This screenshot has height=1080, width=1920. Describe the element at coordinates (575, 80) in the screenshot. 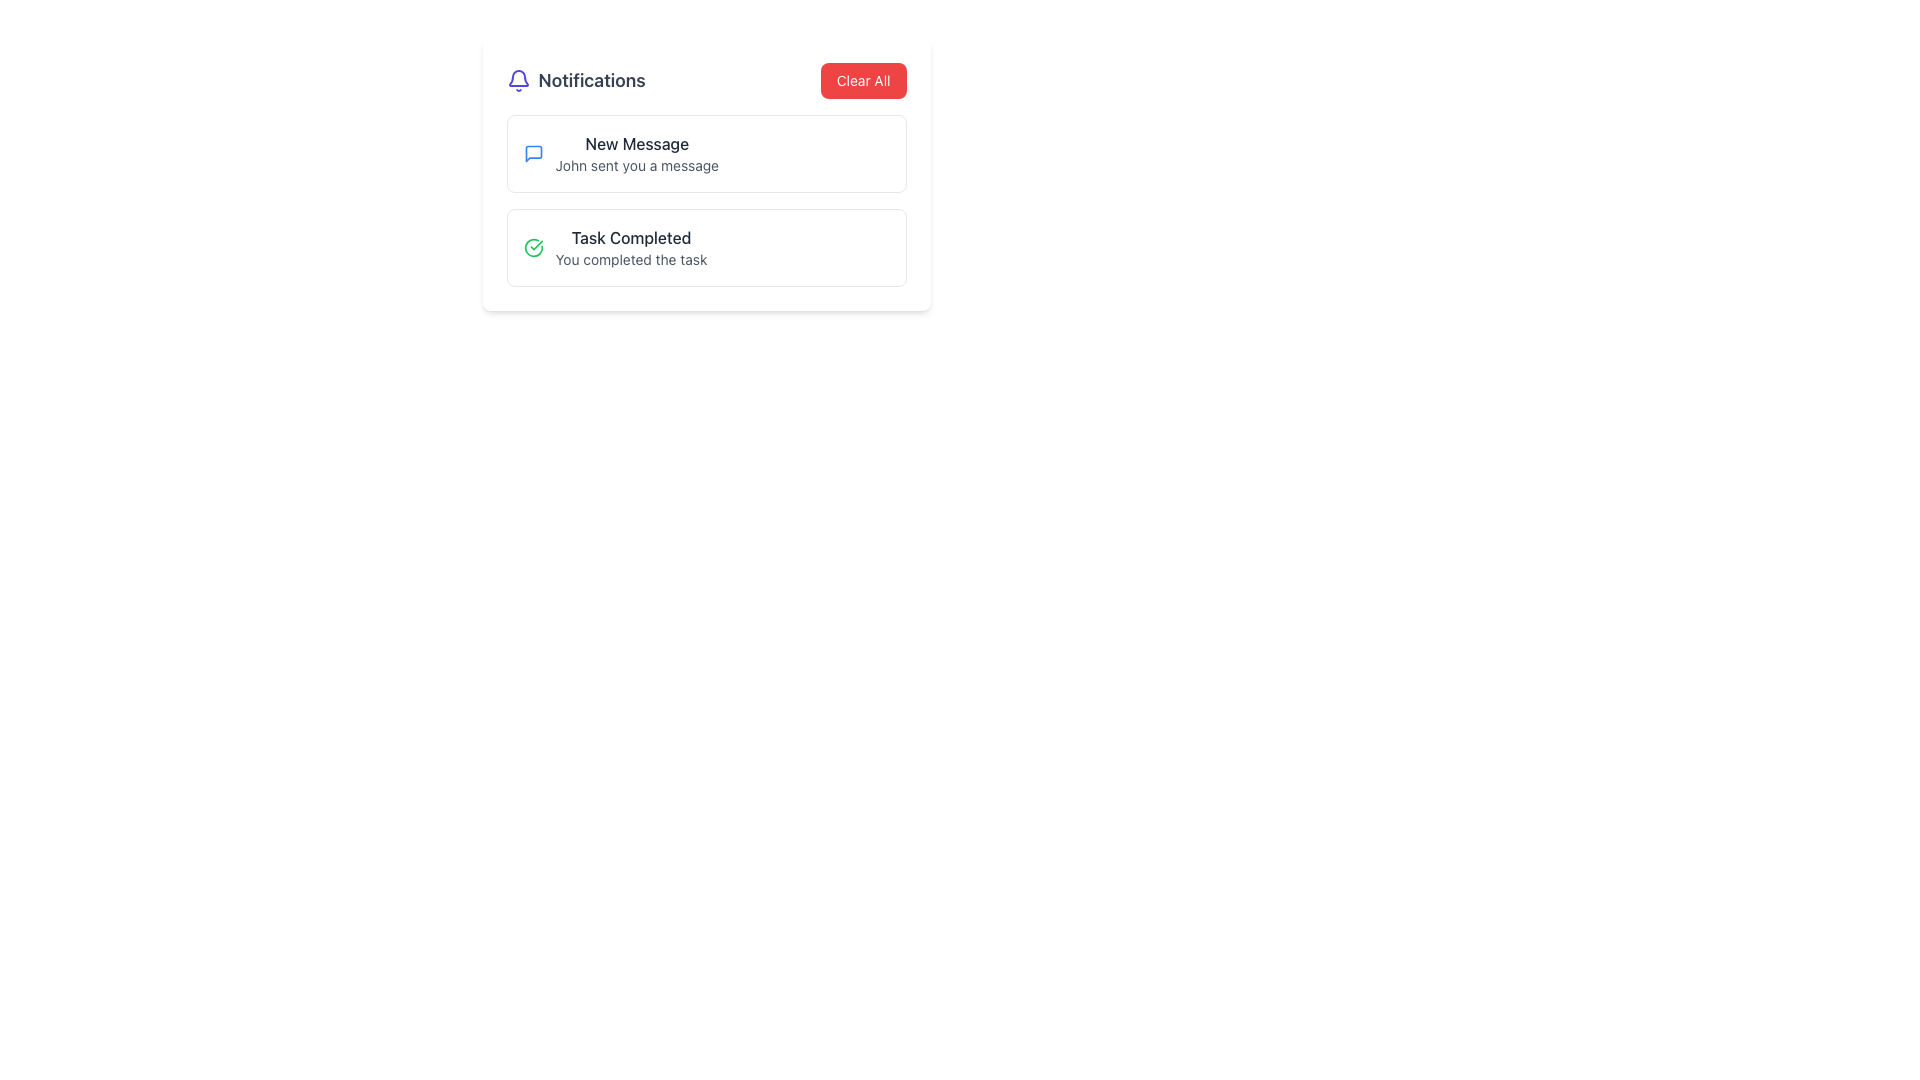

I see `the Label with an icon that titles the notification panel, positioned to the left of the layout before the 'Clear All' button` at that location.